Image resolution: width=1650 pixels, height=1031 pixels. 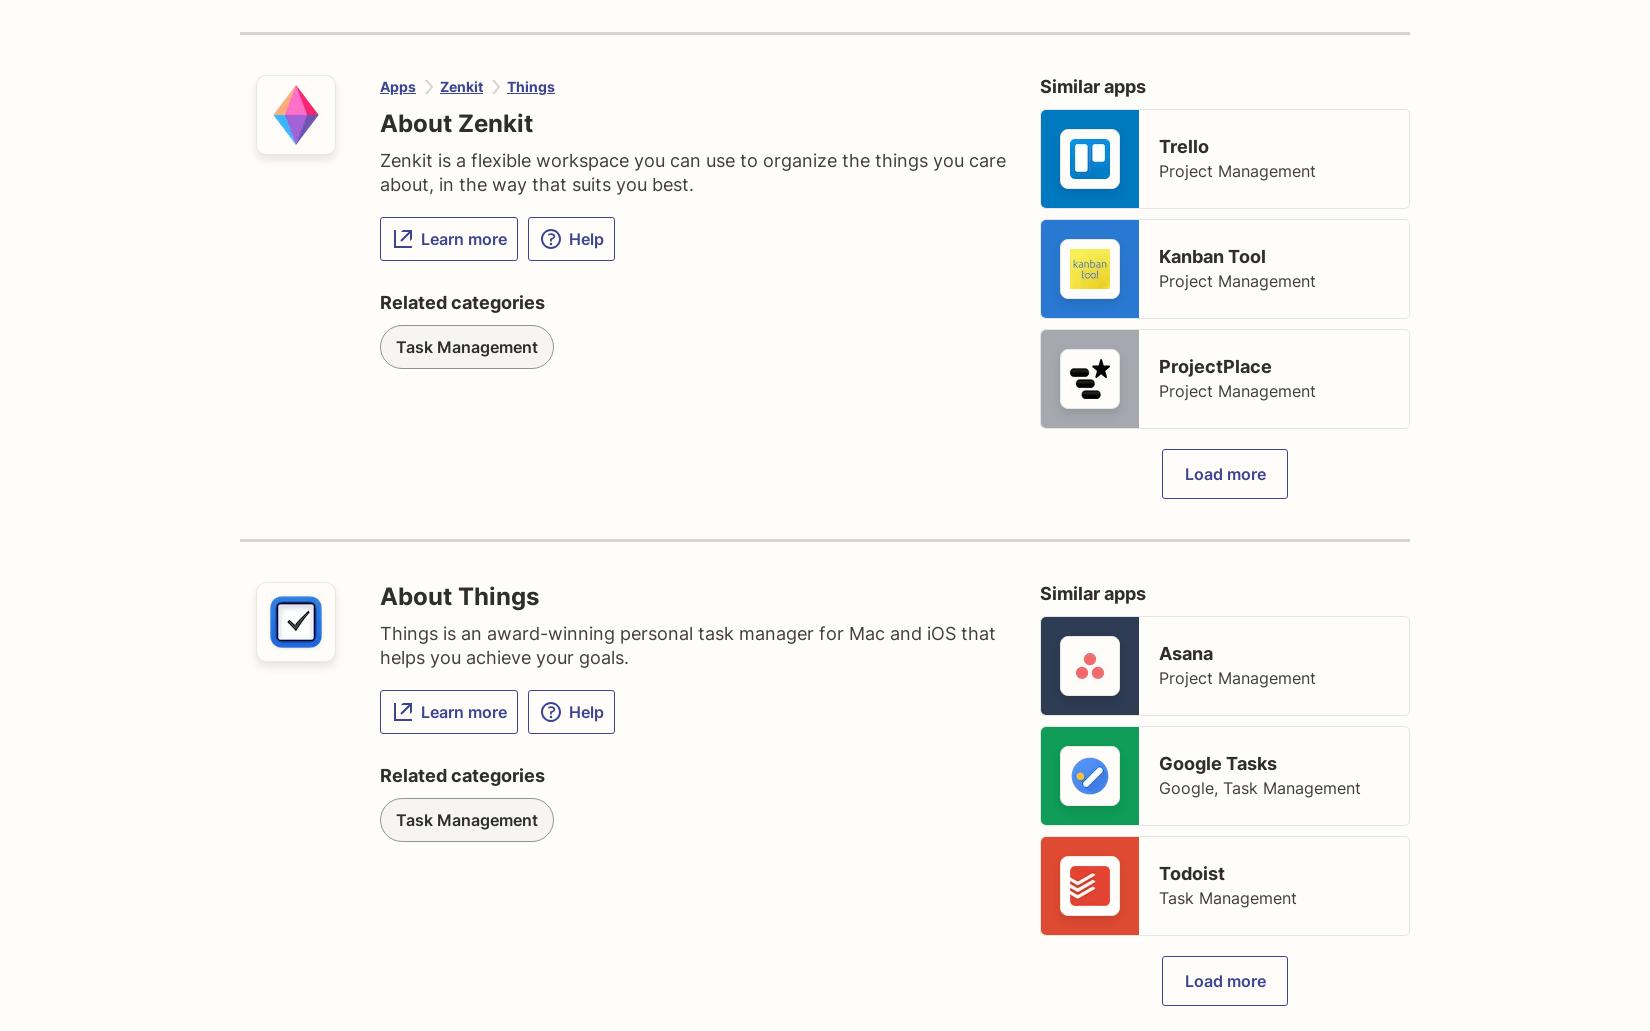 I want to click on 'Todoist', so click(x=1191, y=873).